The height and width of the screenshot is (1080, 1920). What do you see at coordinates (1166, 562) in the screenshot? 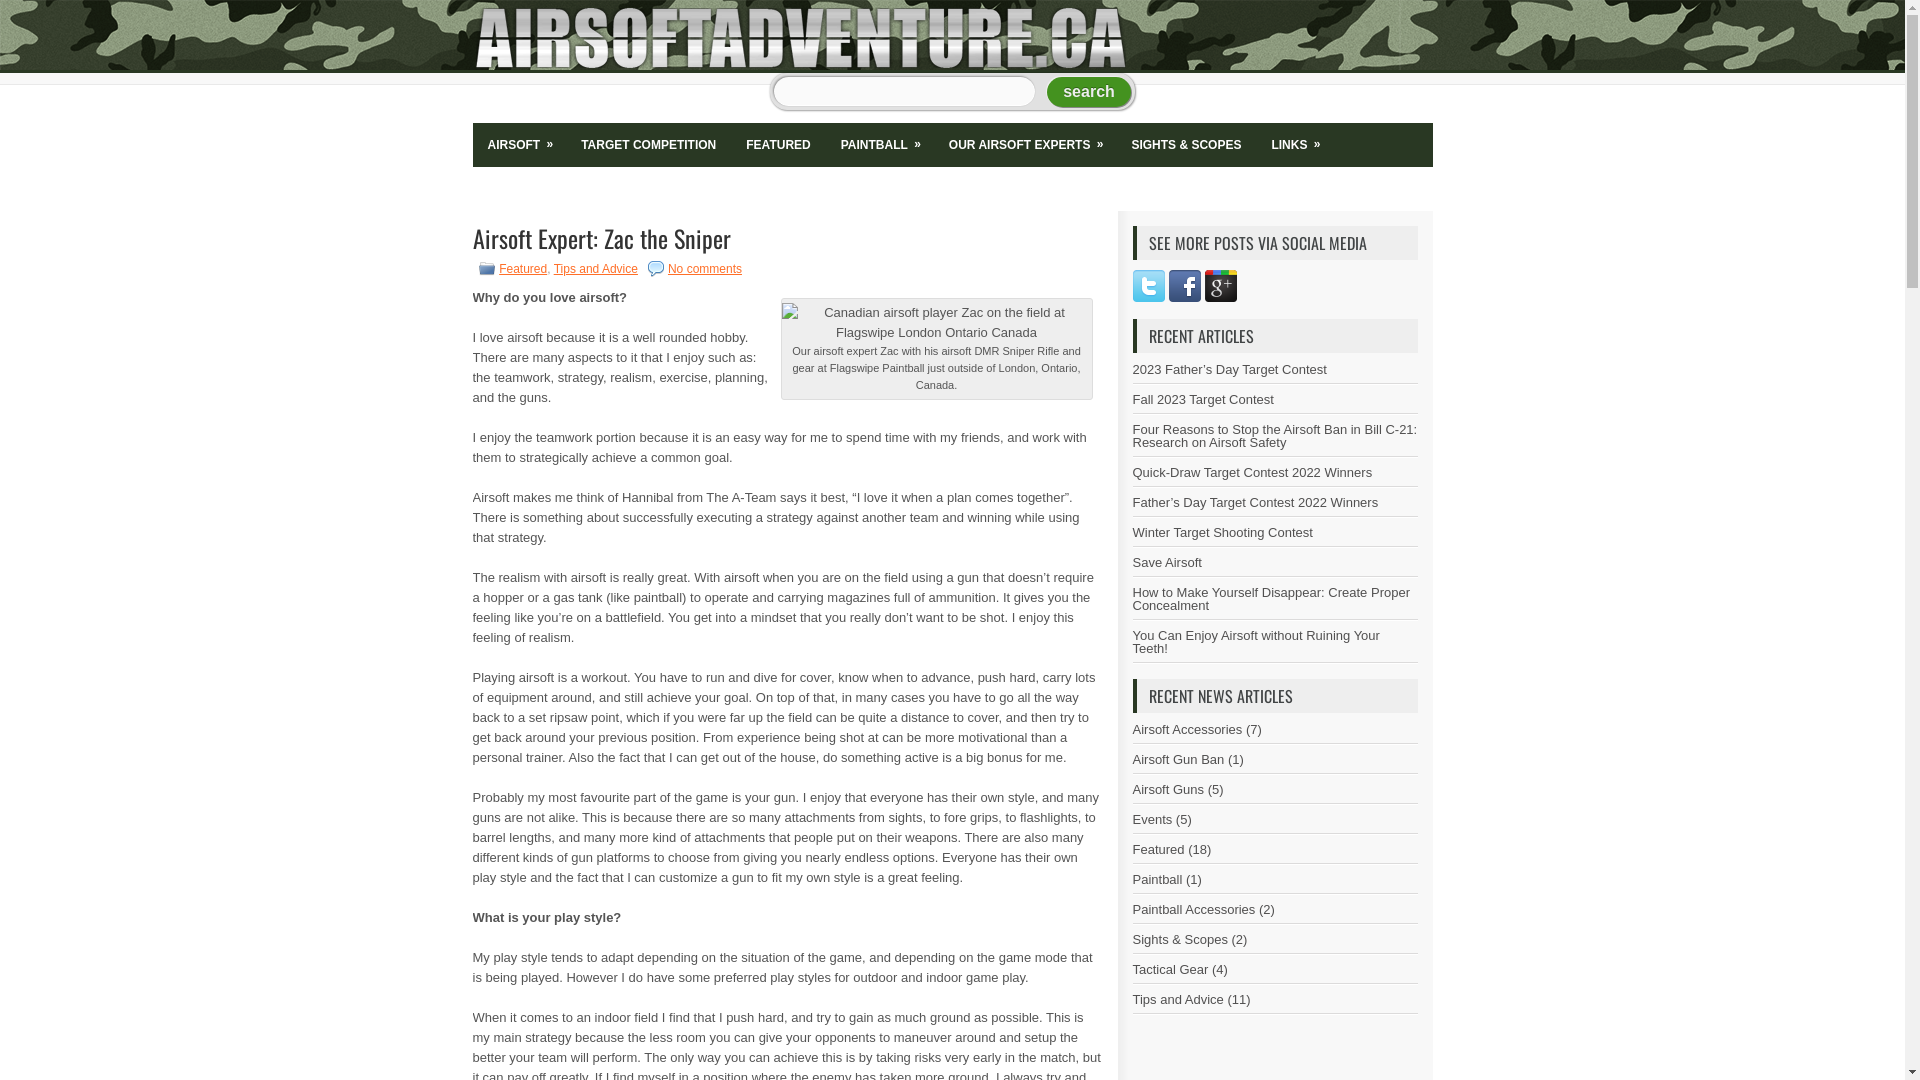
I see `'Save Airsoft'` at bounding box center [1166, 562].